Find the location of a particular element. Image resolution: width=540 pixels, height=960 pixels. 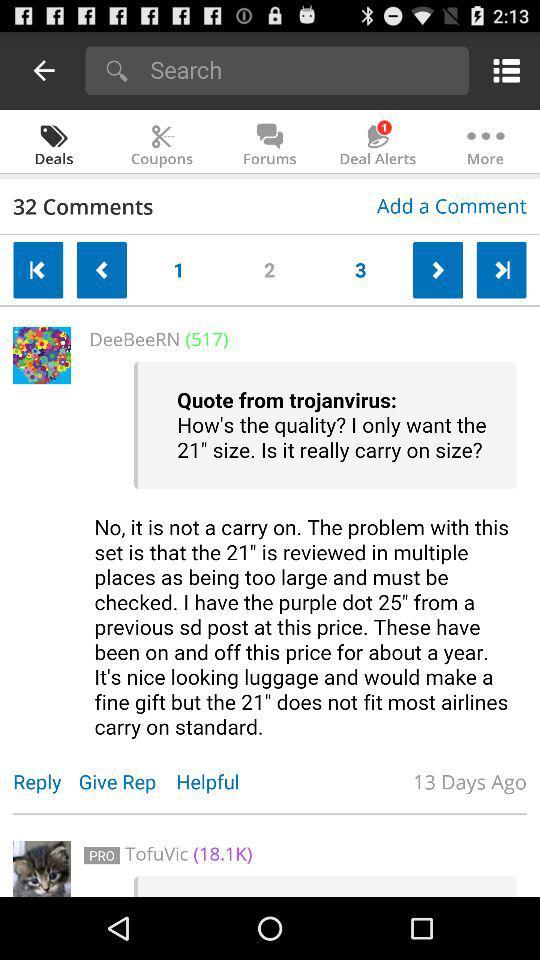

he can activate the simple voice command is located at coordinates (305, 550).